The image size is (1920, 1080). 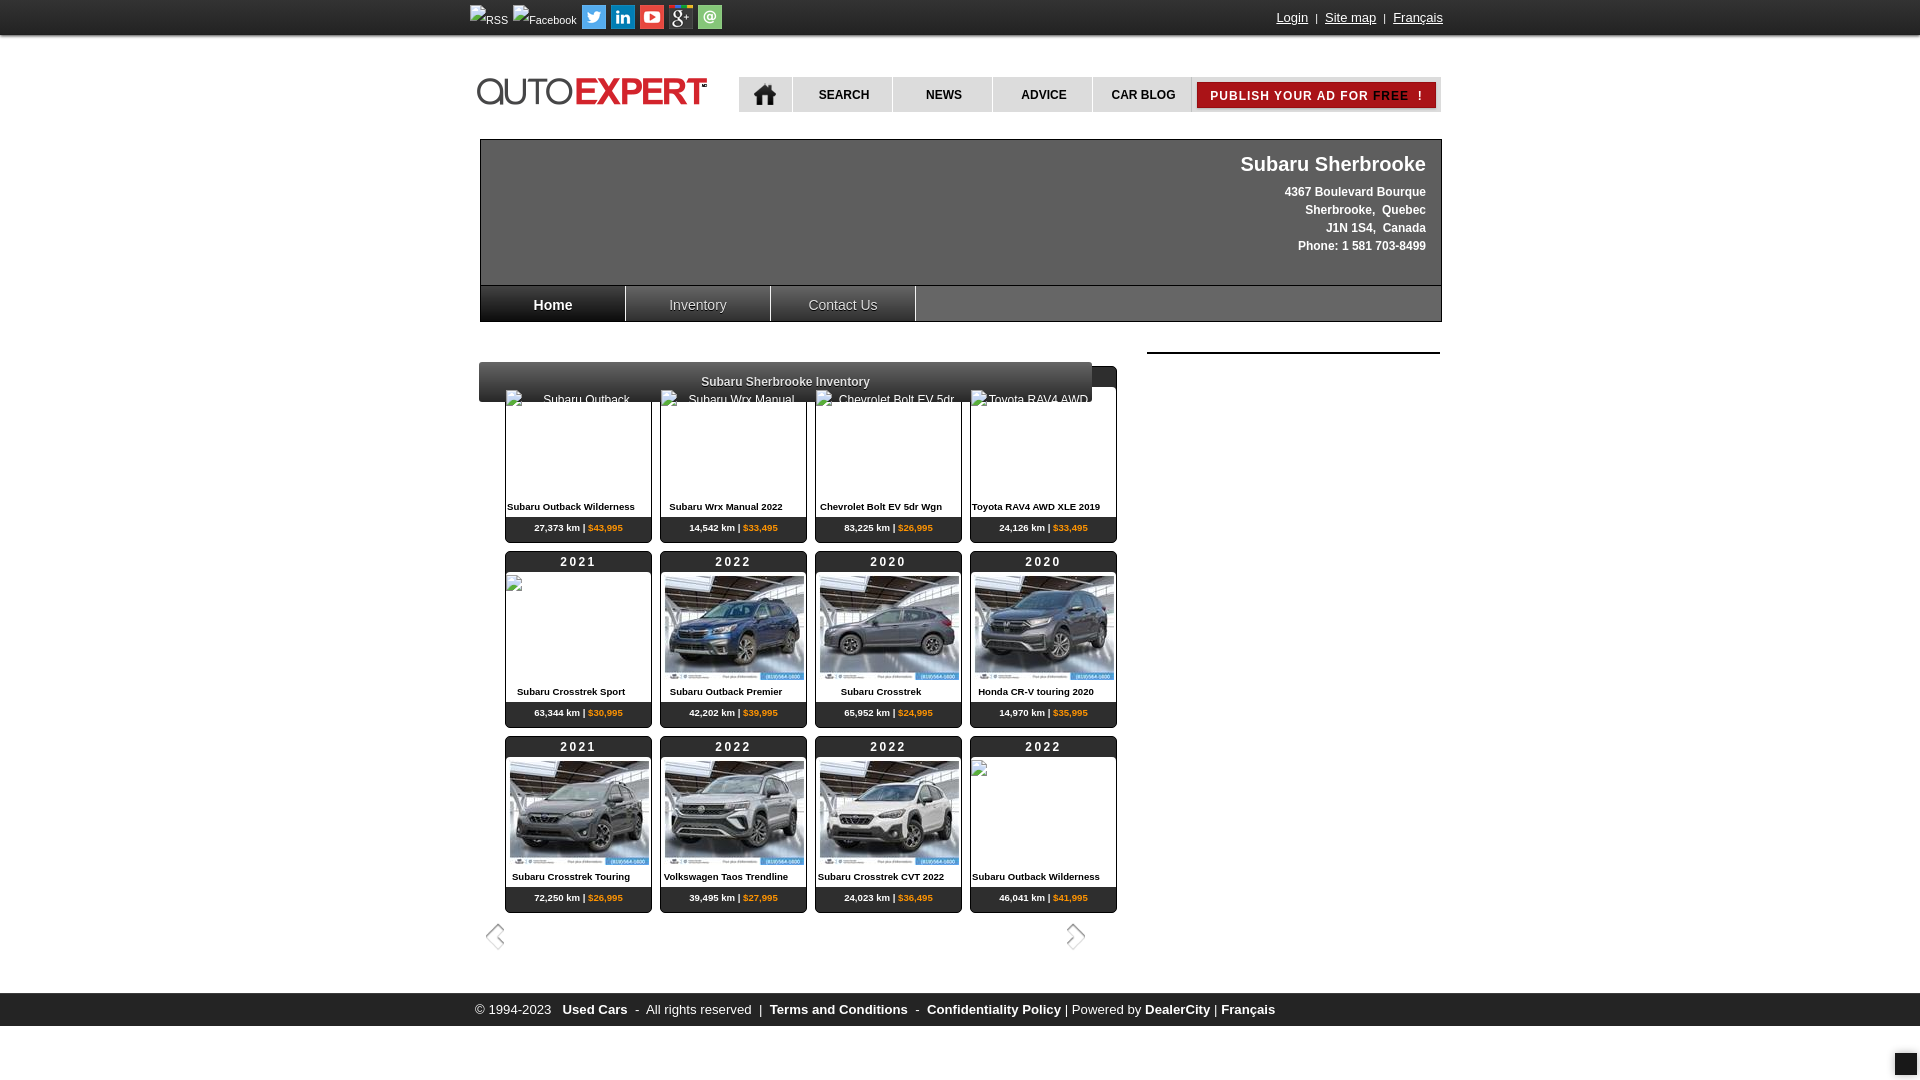 What do you see at coordinates (513, 19) in the screenshot?
I see `'Follow autoExpert.ca on Facebook'` at bounding box center [513, 19].